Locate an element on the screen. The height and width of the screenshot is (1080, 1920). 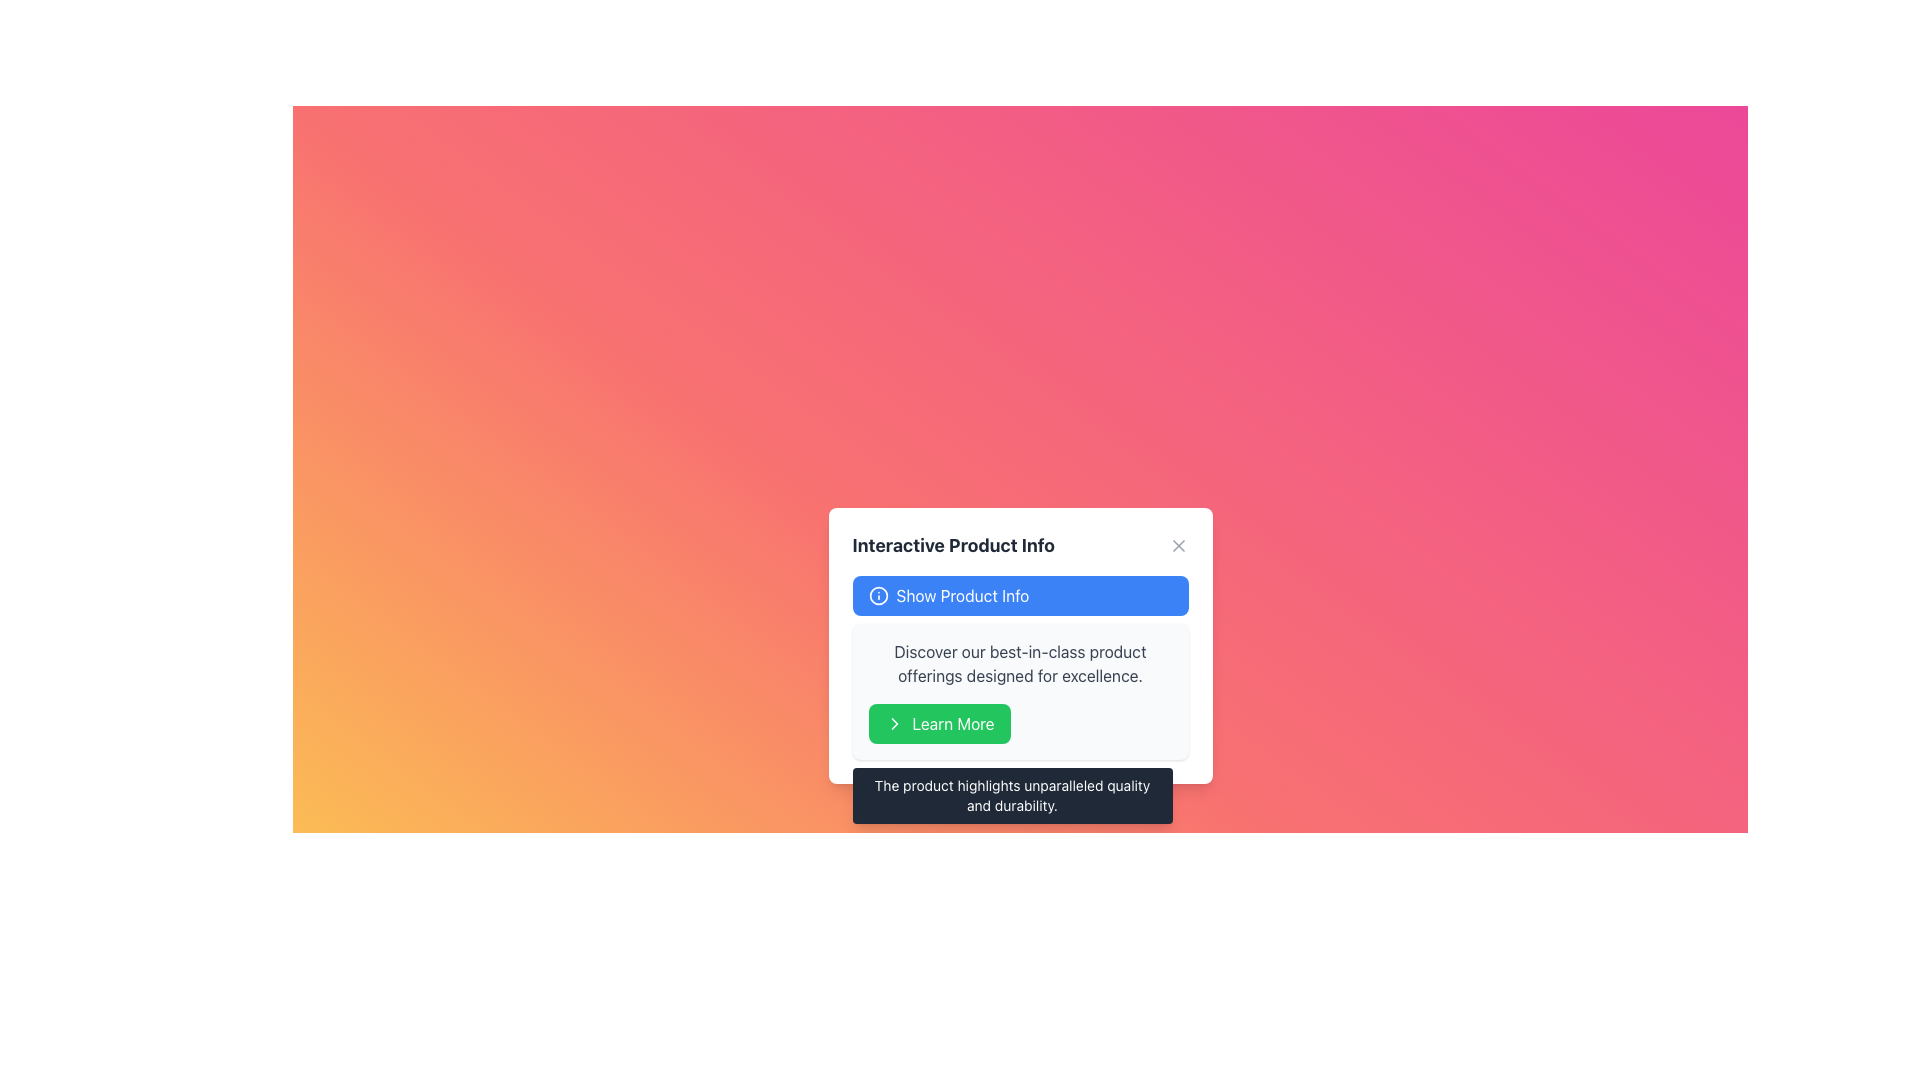
the bold static text displaying 'Interactive Product Info' located at the top-left area of the central card is located at coordinates (952, 546).